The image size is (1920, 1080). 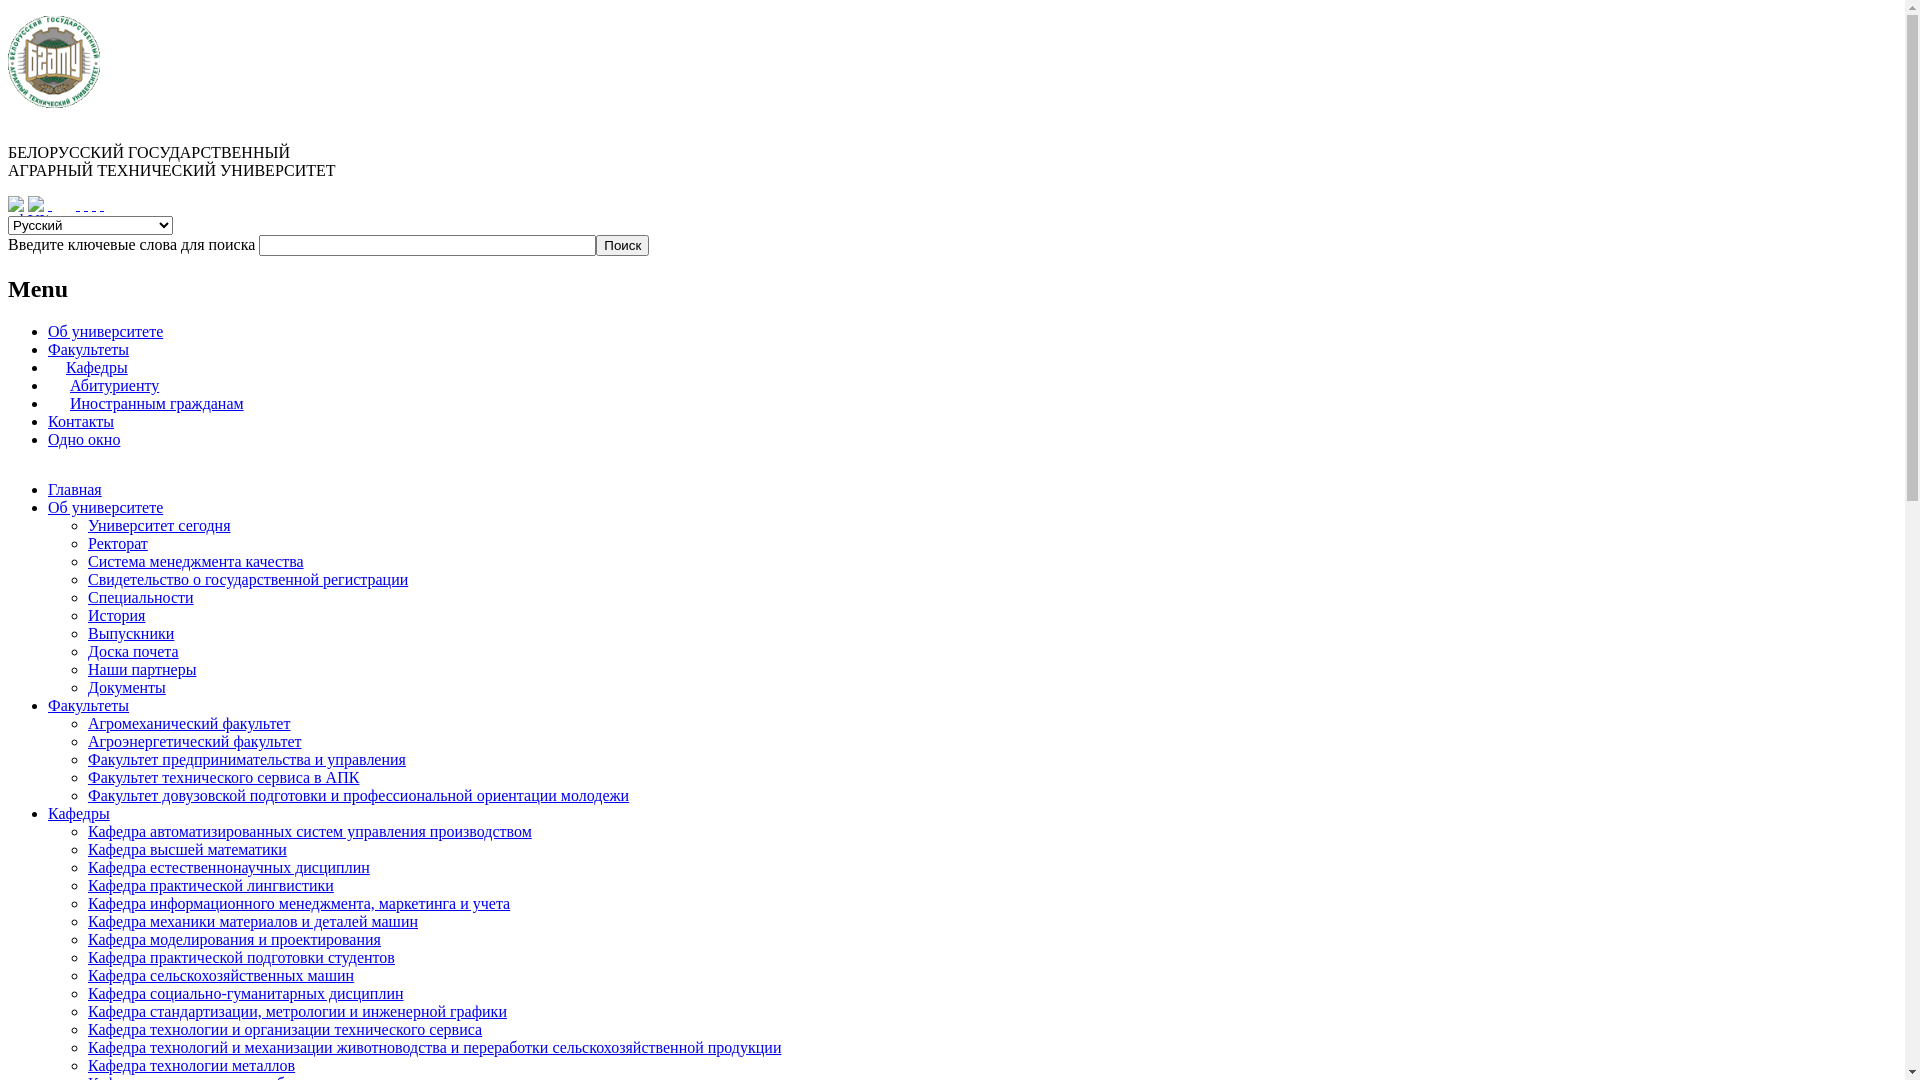 I want to click on ' ', so click(x=85, y=204).